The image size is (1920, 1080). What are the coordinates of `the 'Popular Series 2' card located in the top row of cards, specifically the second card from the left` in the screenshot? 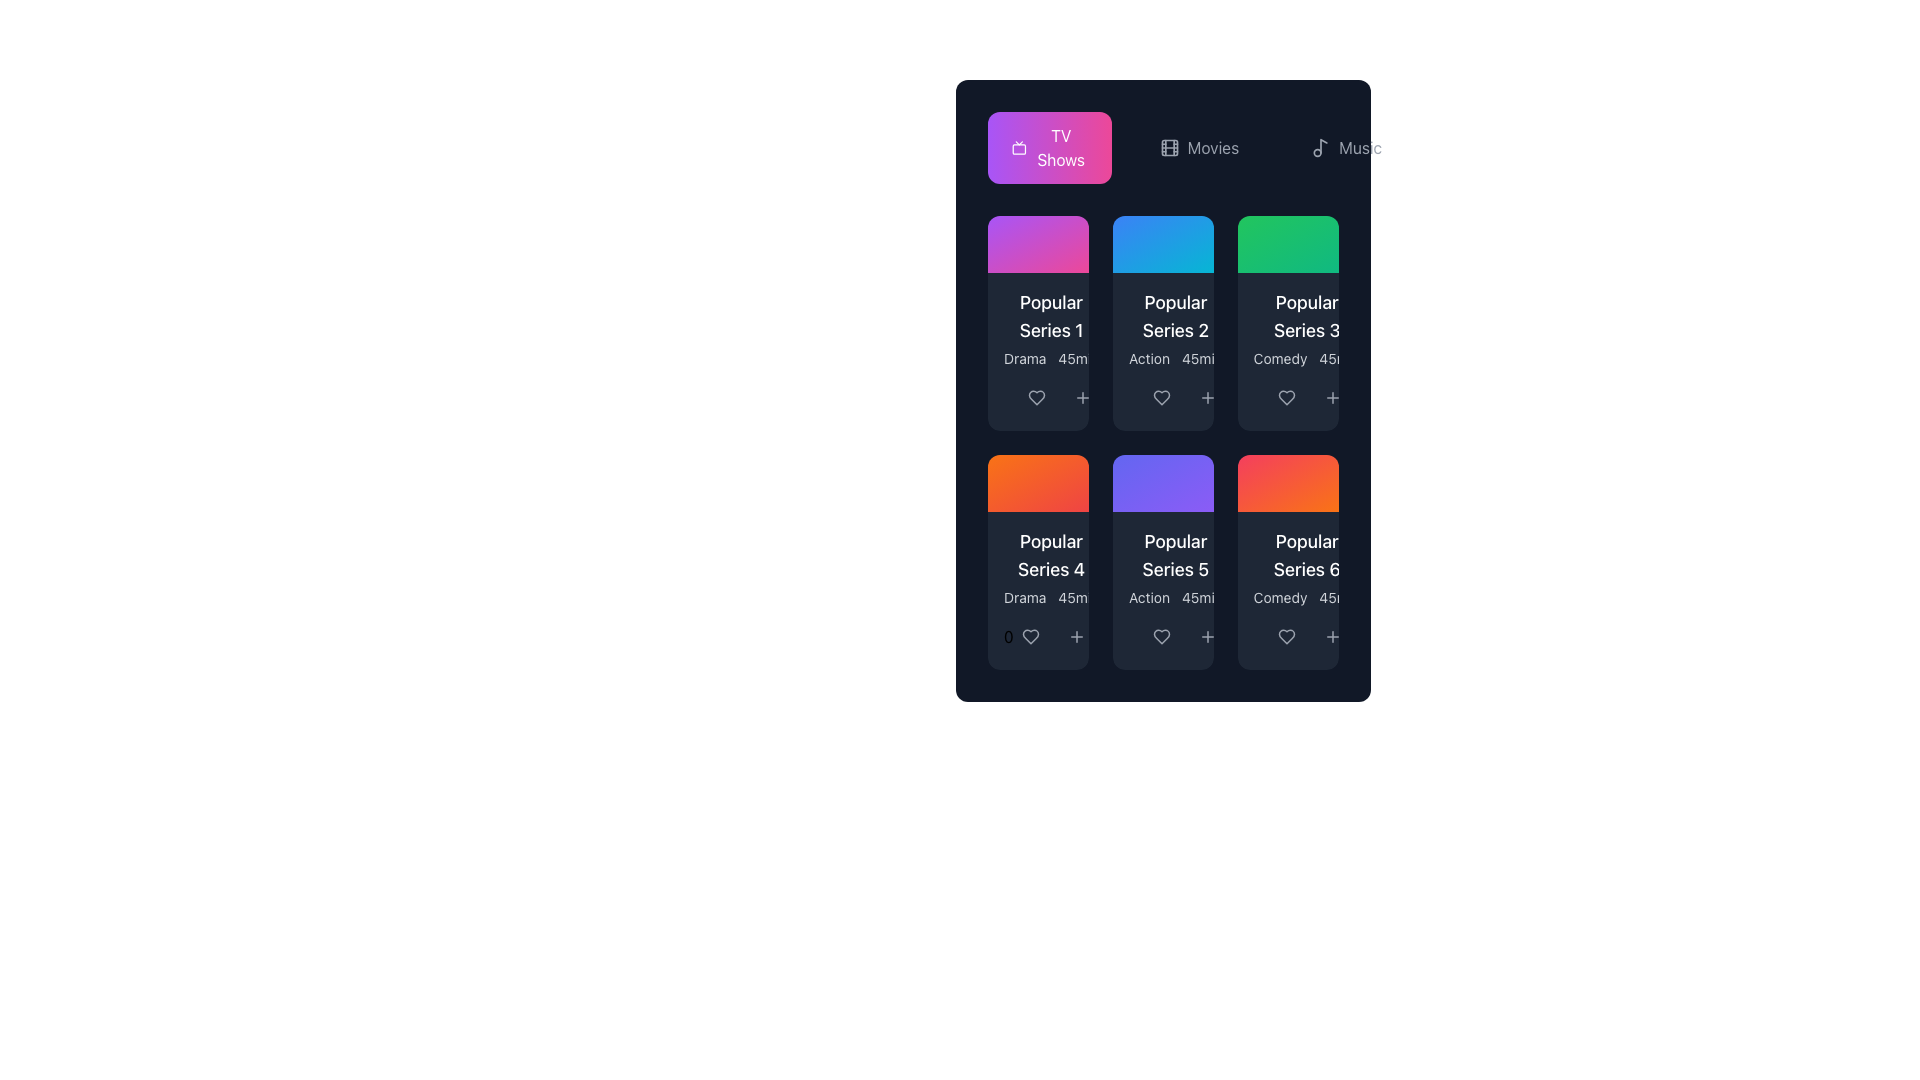 It's located at (1163, 327).